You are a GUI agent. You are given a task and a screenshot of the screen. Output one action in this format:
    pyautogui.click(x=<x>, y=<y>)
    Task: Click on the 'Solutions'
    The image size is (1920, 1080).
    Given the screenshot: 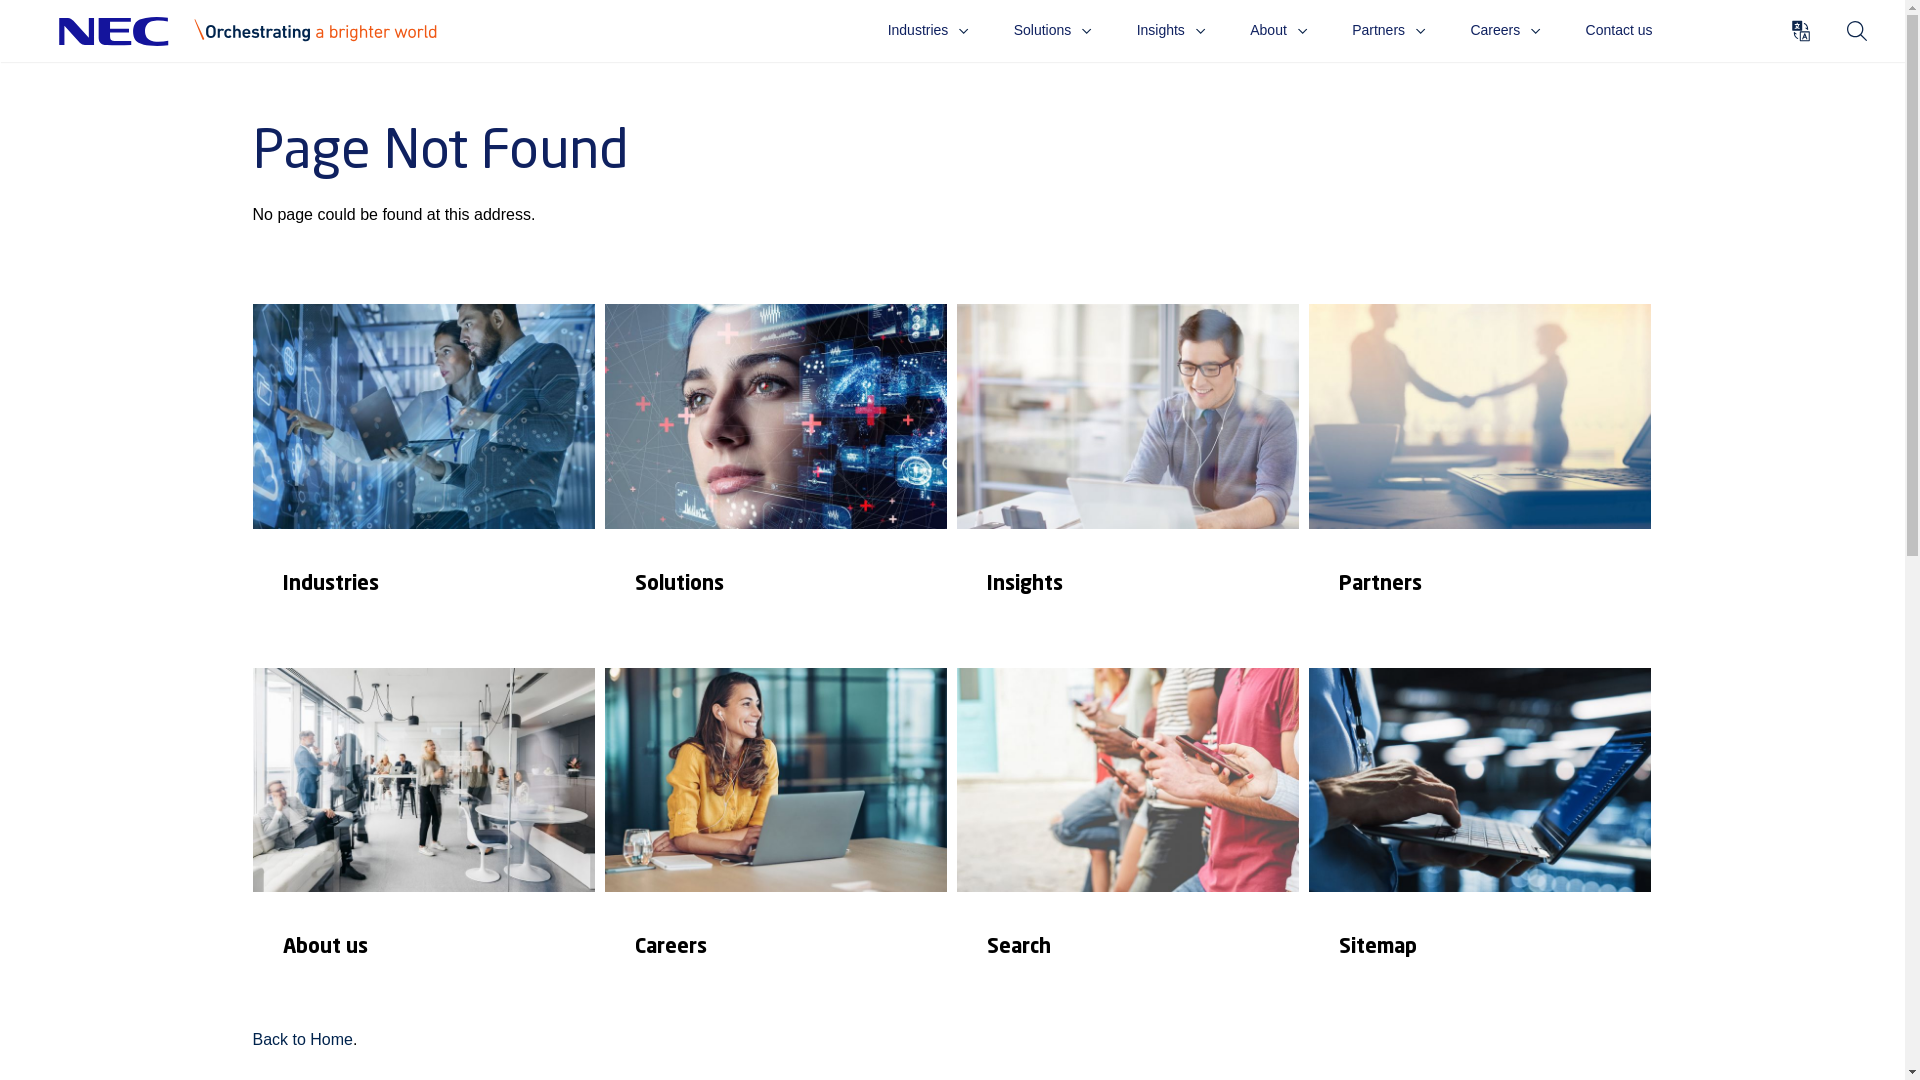 What is the action you would take?
    pyautogui.click(x=1051, y=30)
    